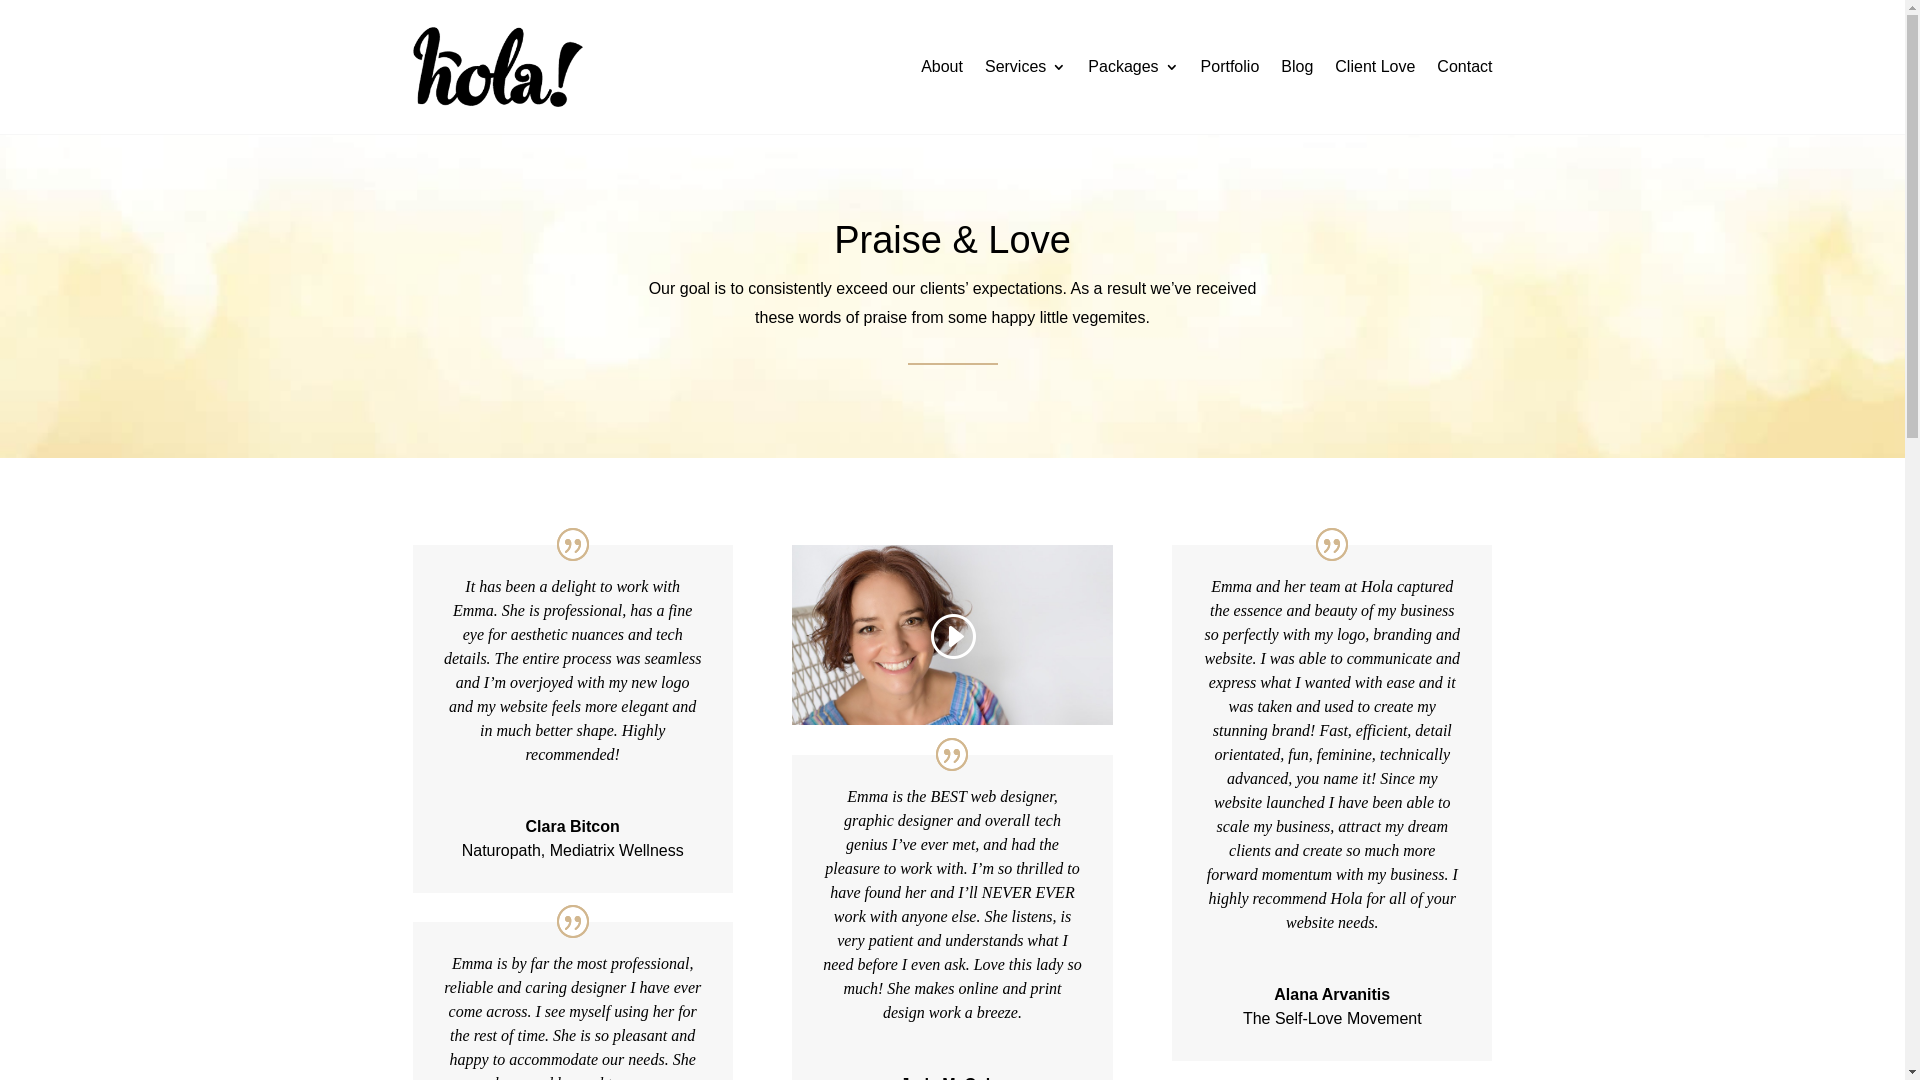 The image size is (1920, 1080). I want to click on 'Client Love', so click(1373, 65).